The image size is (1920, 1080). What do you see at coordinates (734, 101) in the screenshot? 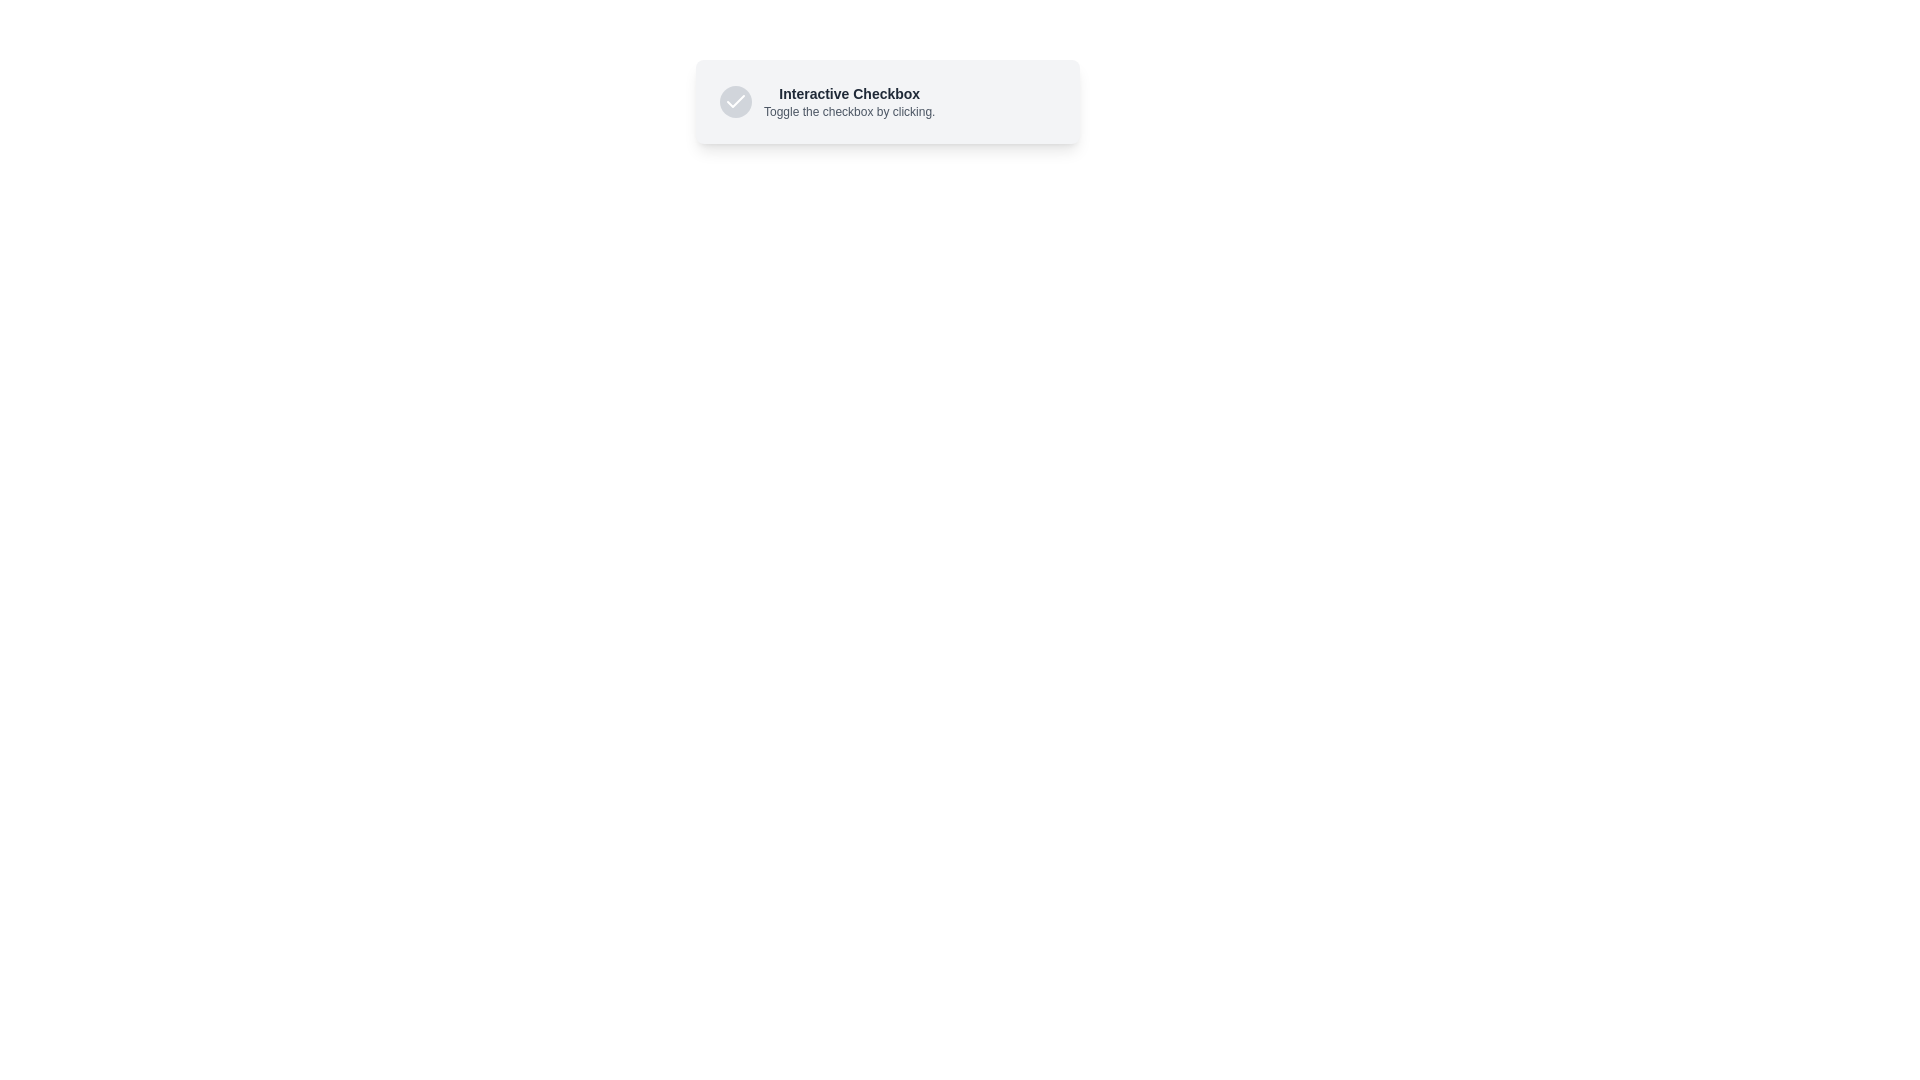
I see `the Circular Toggle Button located in the 'Interactive Checkbox' section` at bounding box center [734, 101].